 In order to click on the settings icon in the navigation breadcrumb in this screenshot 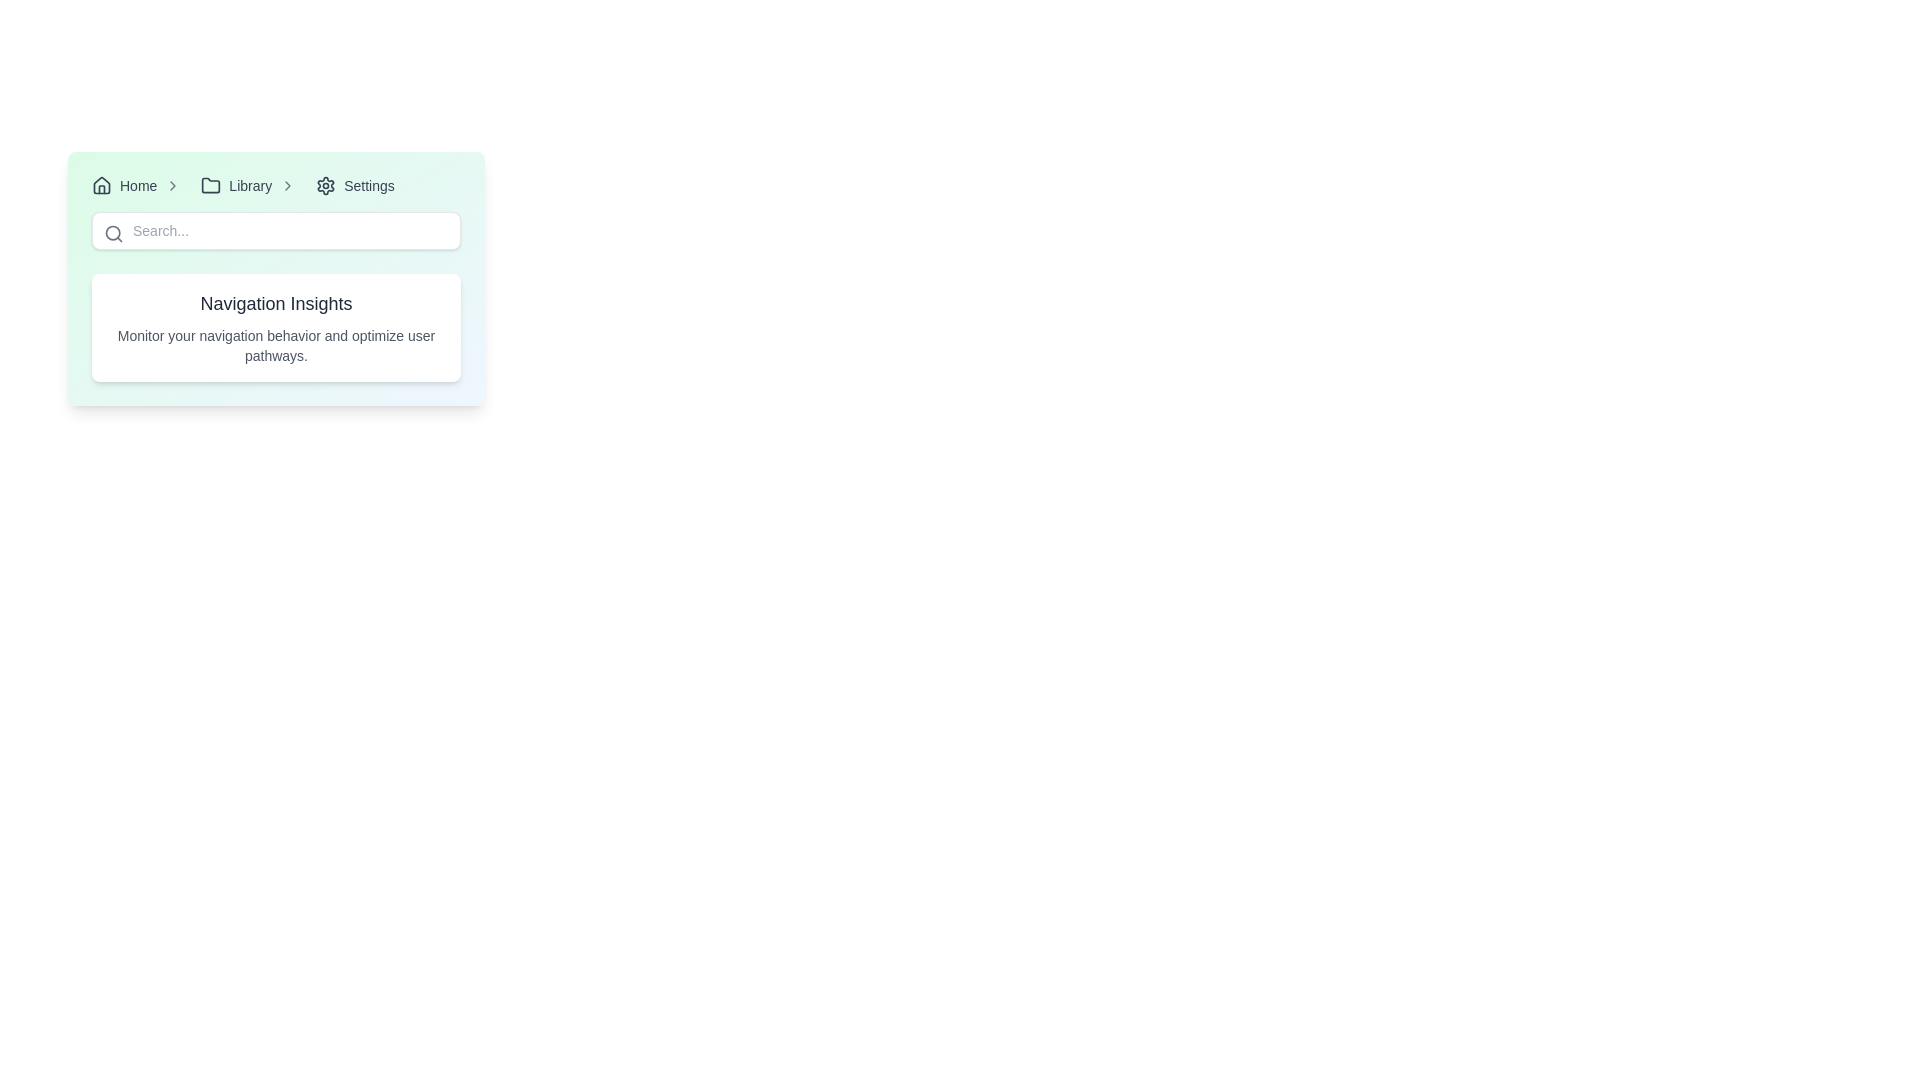, I will do `click(326, 185)`.